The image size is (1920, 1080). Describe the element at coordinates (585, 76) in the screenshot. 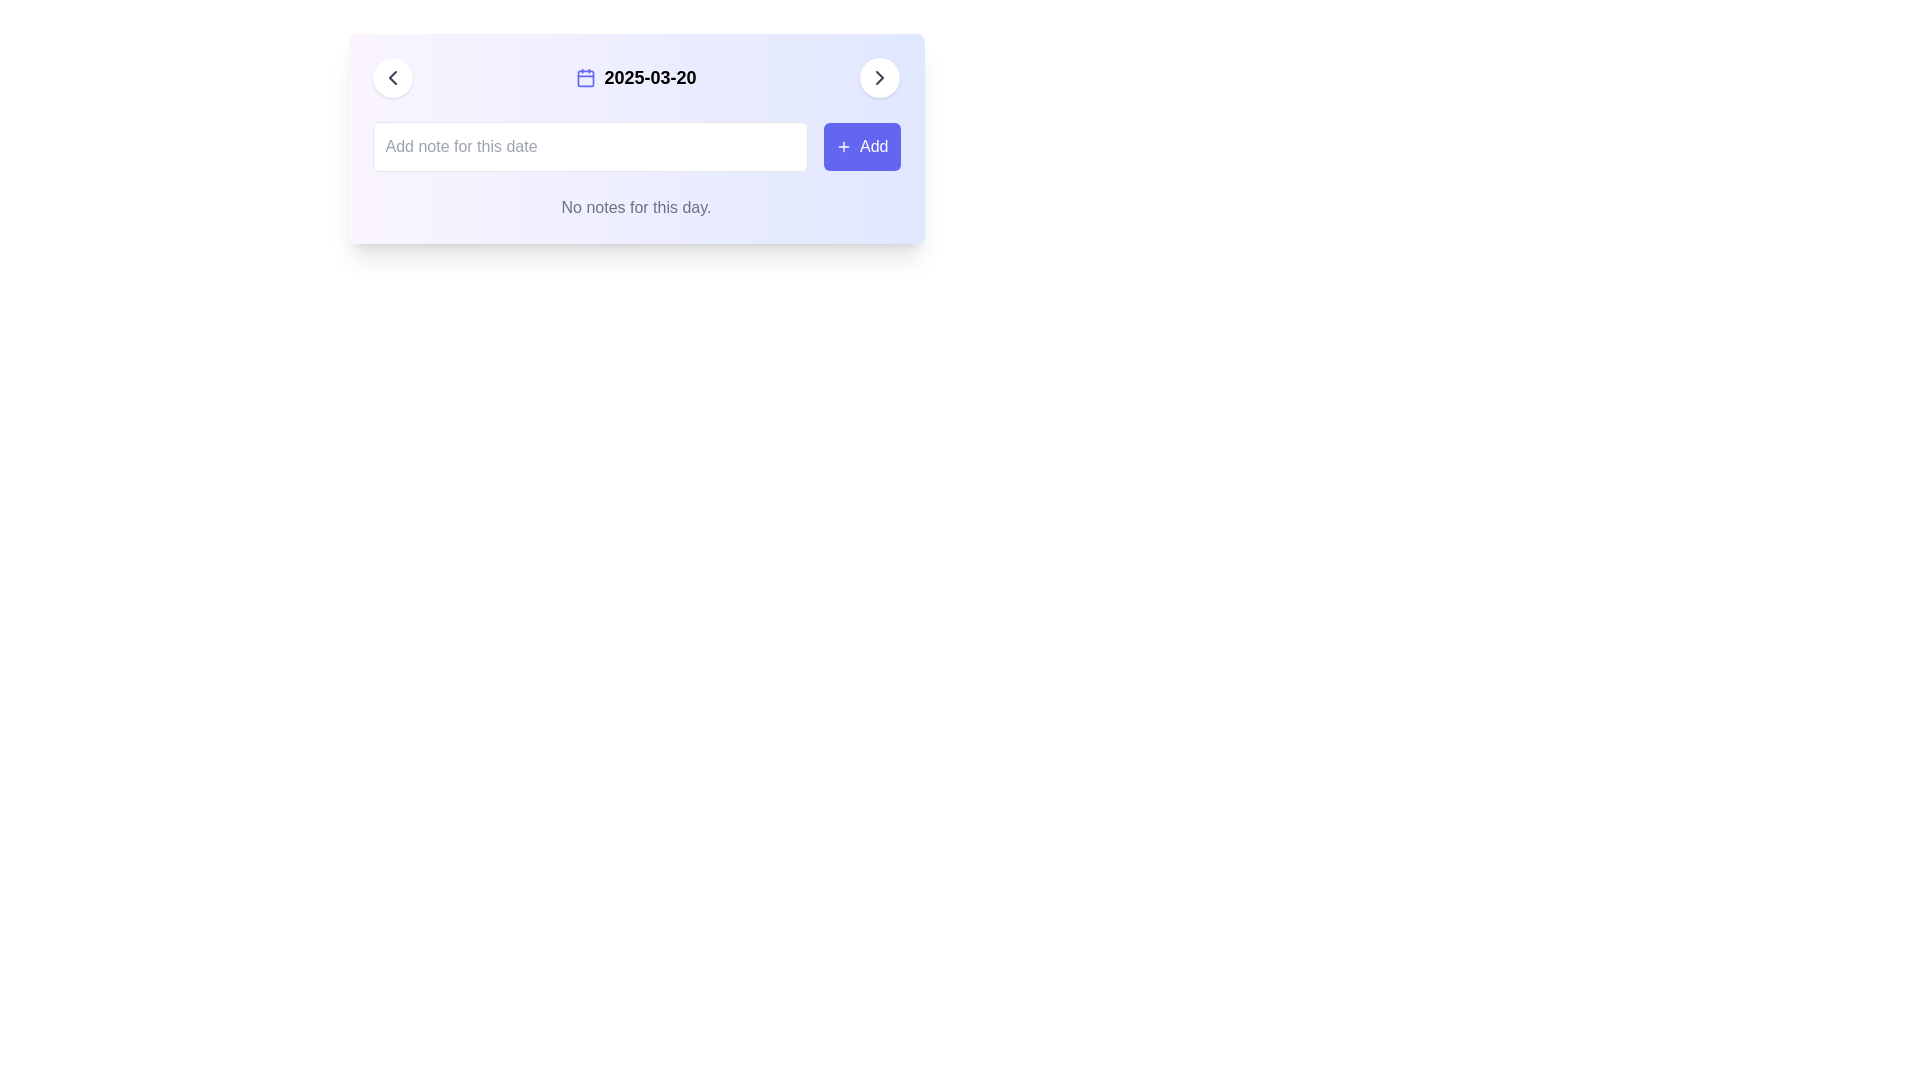

I see `the violet-indigo tinted calendar icon located to the left of the date '2025-03-20'` at that location.